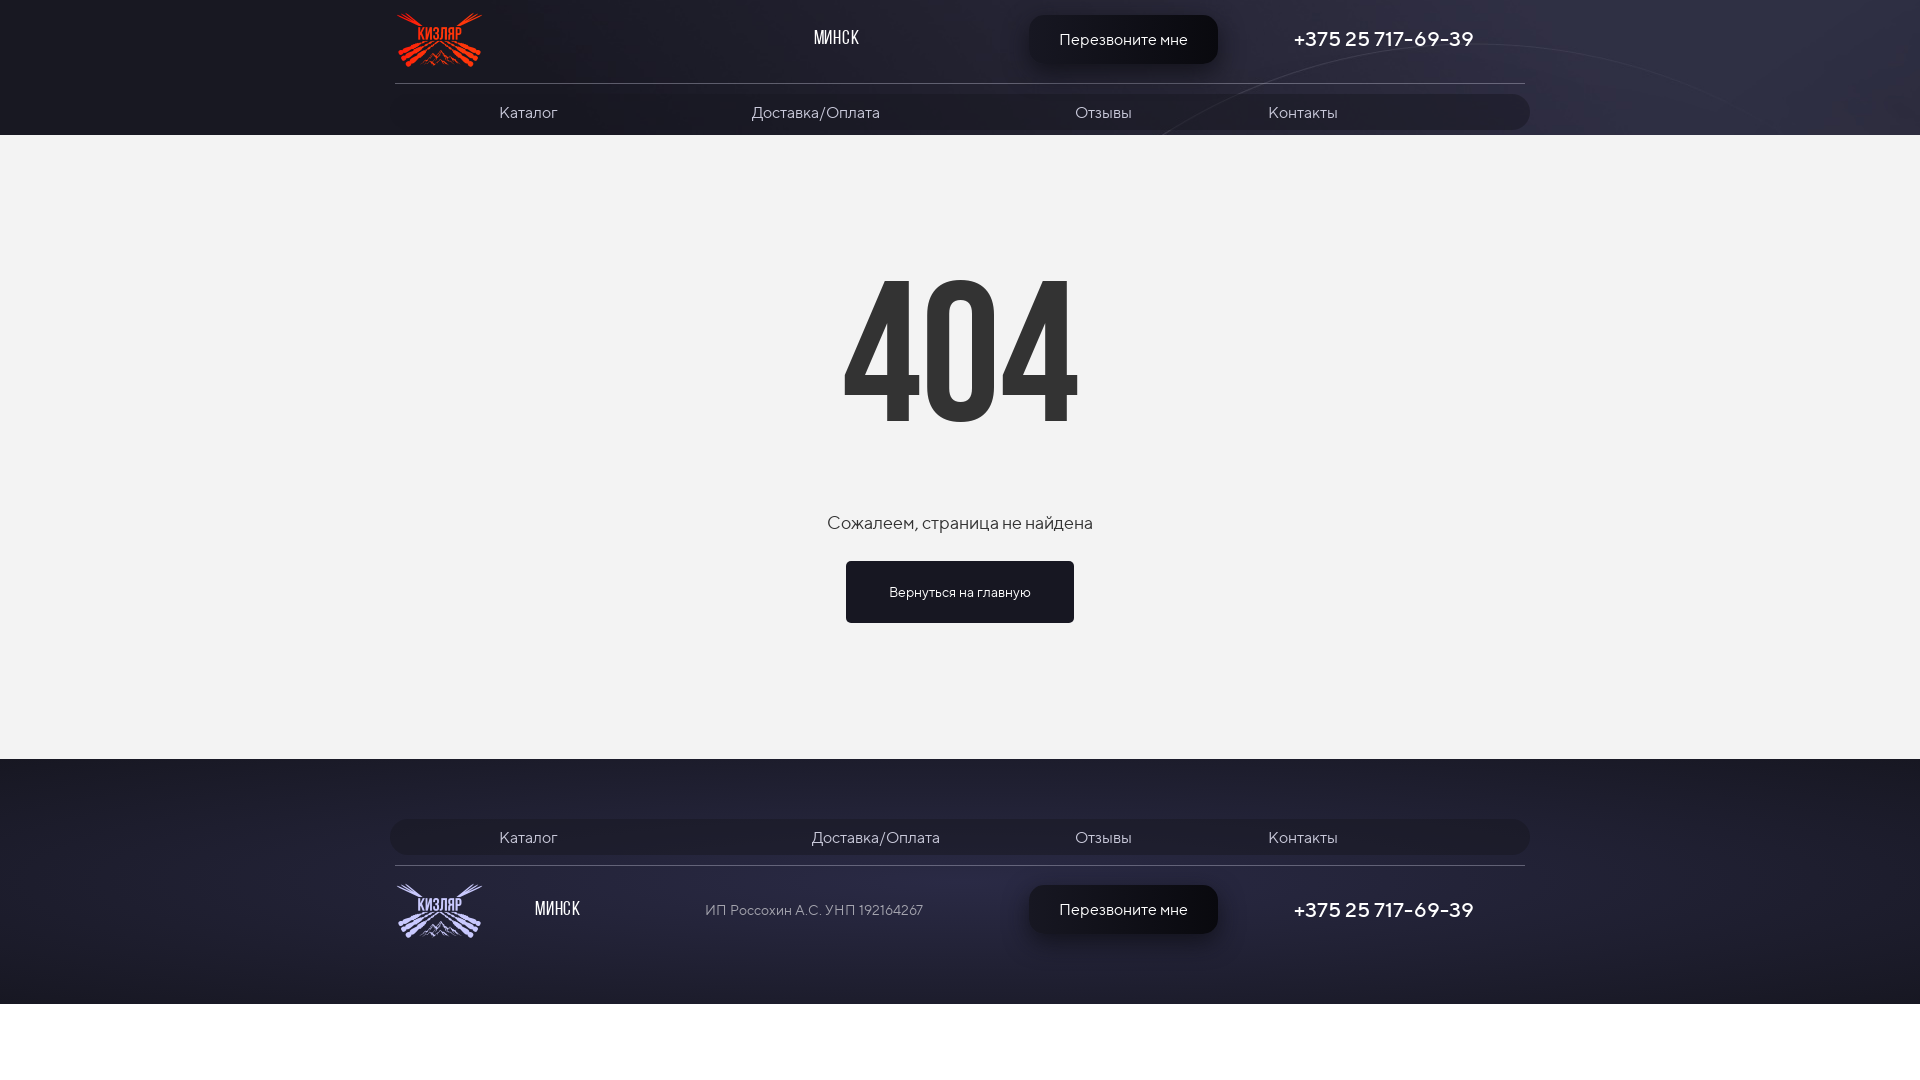  What do you see at coordinates (1382, 910) in the screenshot?
I see `'+375 25 717-69-39'` at bounding box center [1382, 910].